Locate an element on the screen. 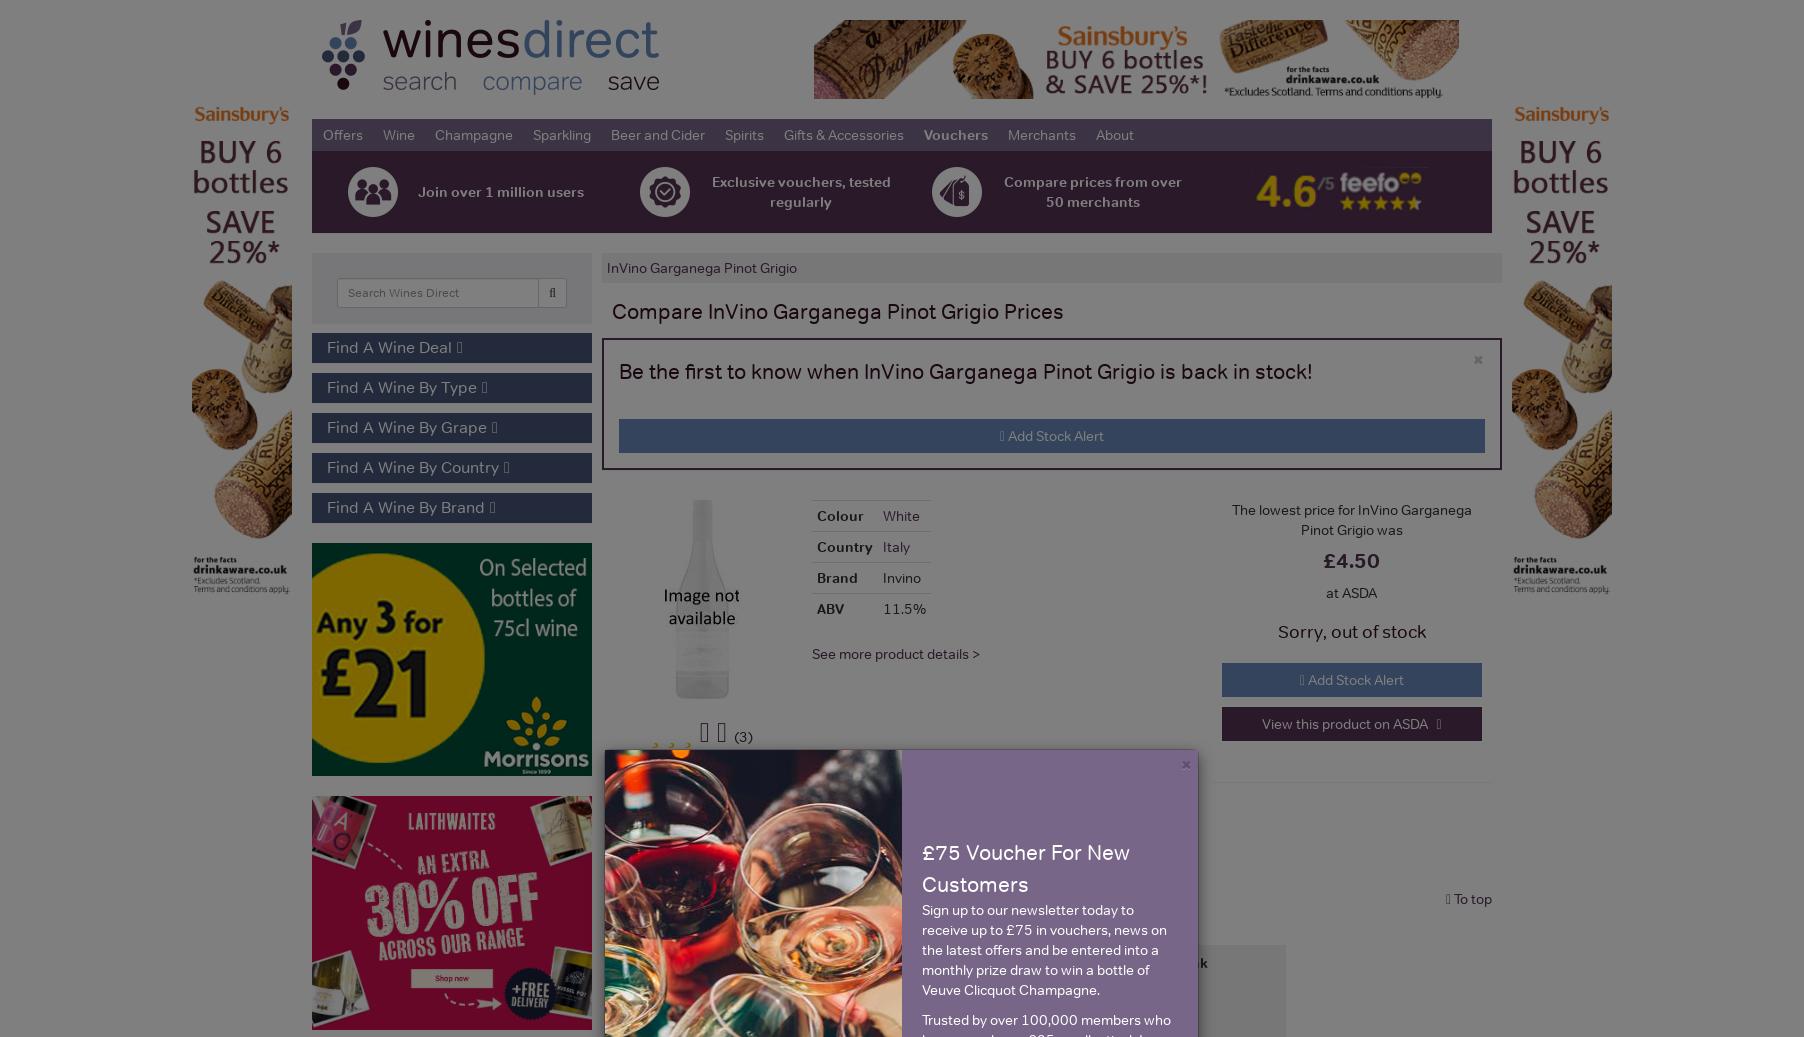 The image size is (1804, 1037). 'Spirits' is located at coordinates (725, 134).